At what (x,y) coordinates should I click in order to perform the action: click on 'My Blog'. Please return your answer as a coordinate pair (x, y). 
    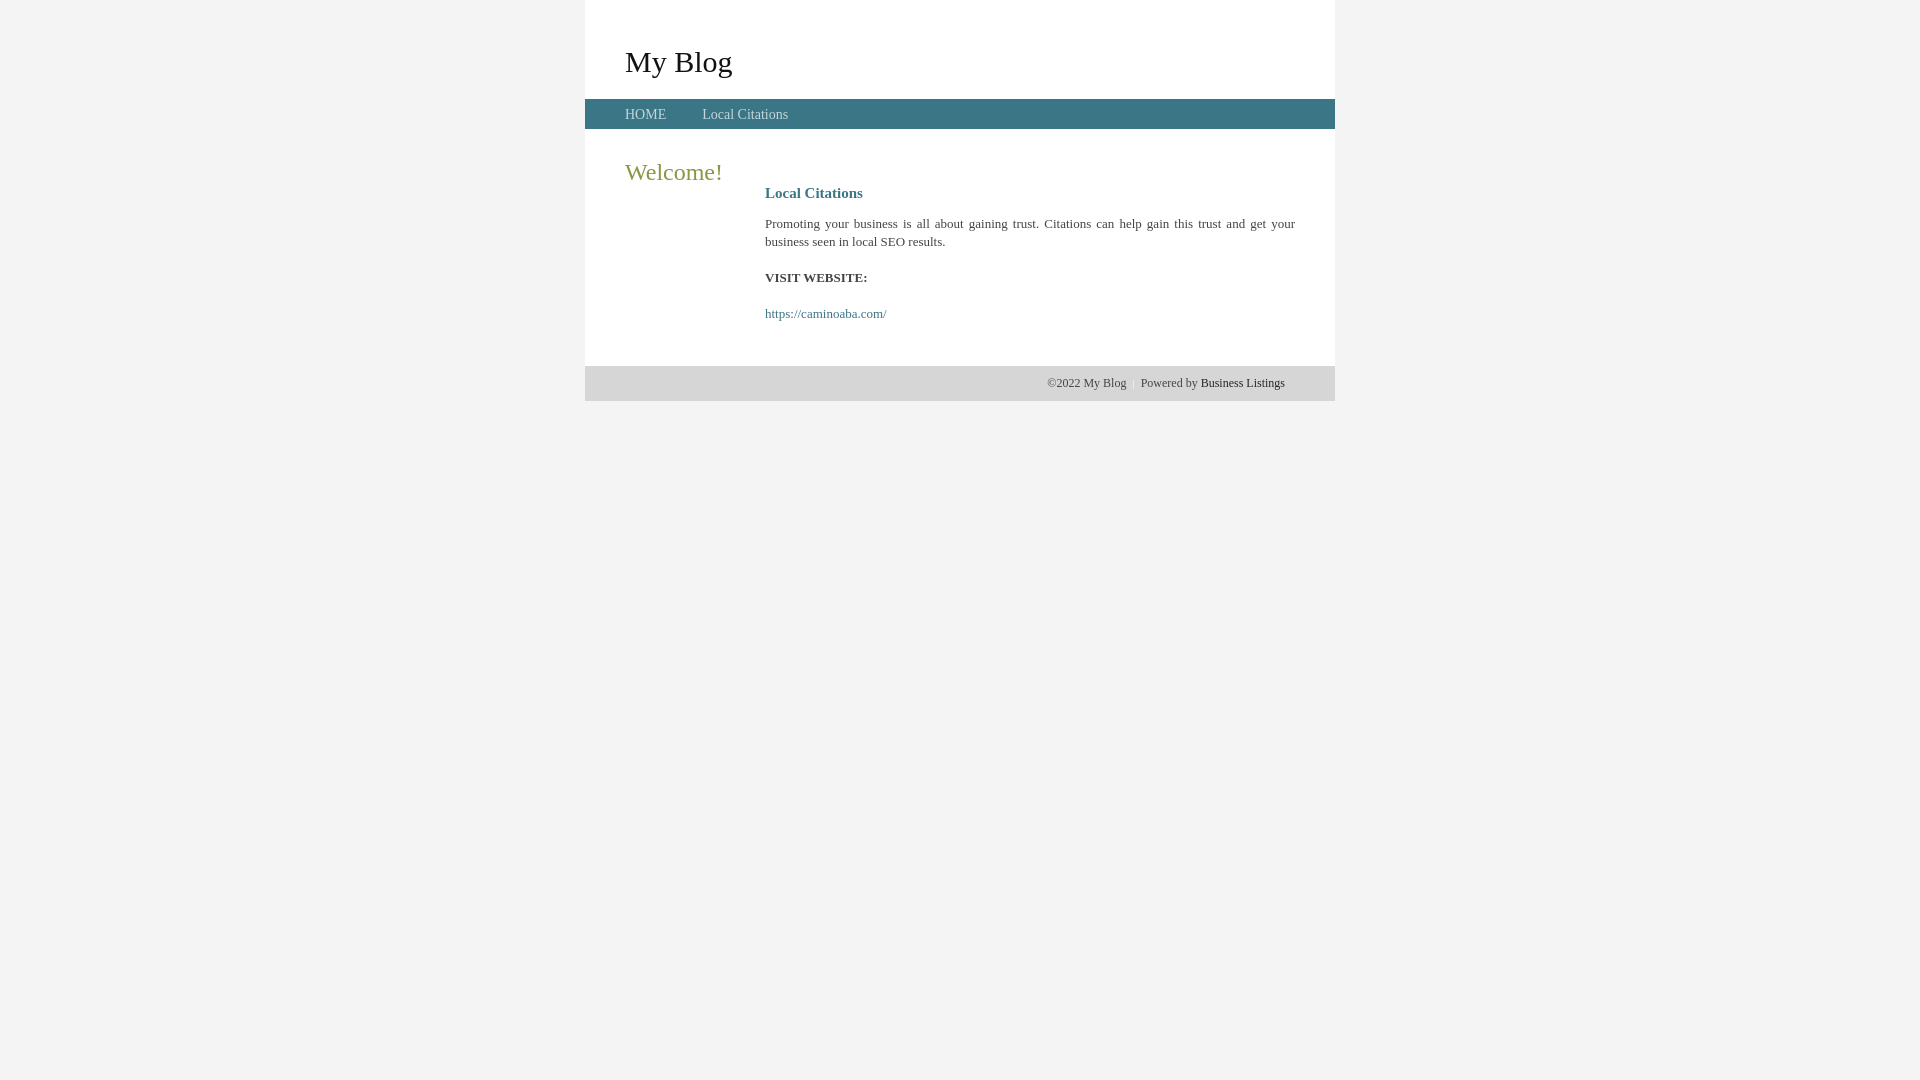
    Looking at the image, I should click on (678, 60).